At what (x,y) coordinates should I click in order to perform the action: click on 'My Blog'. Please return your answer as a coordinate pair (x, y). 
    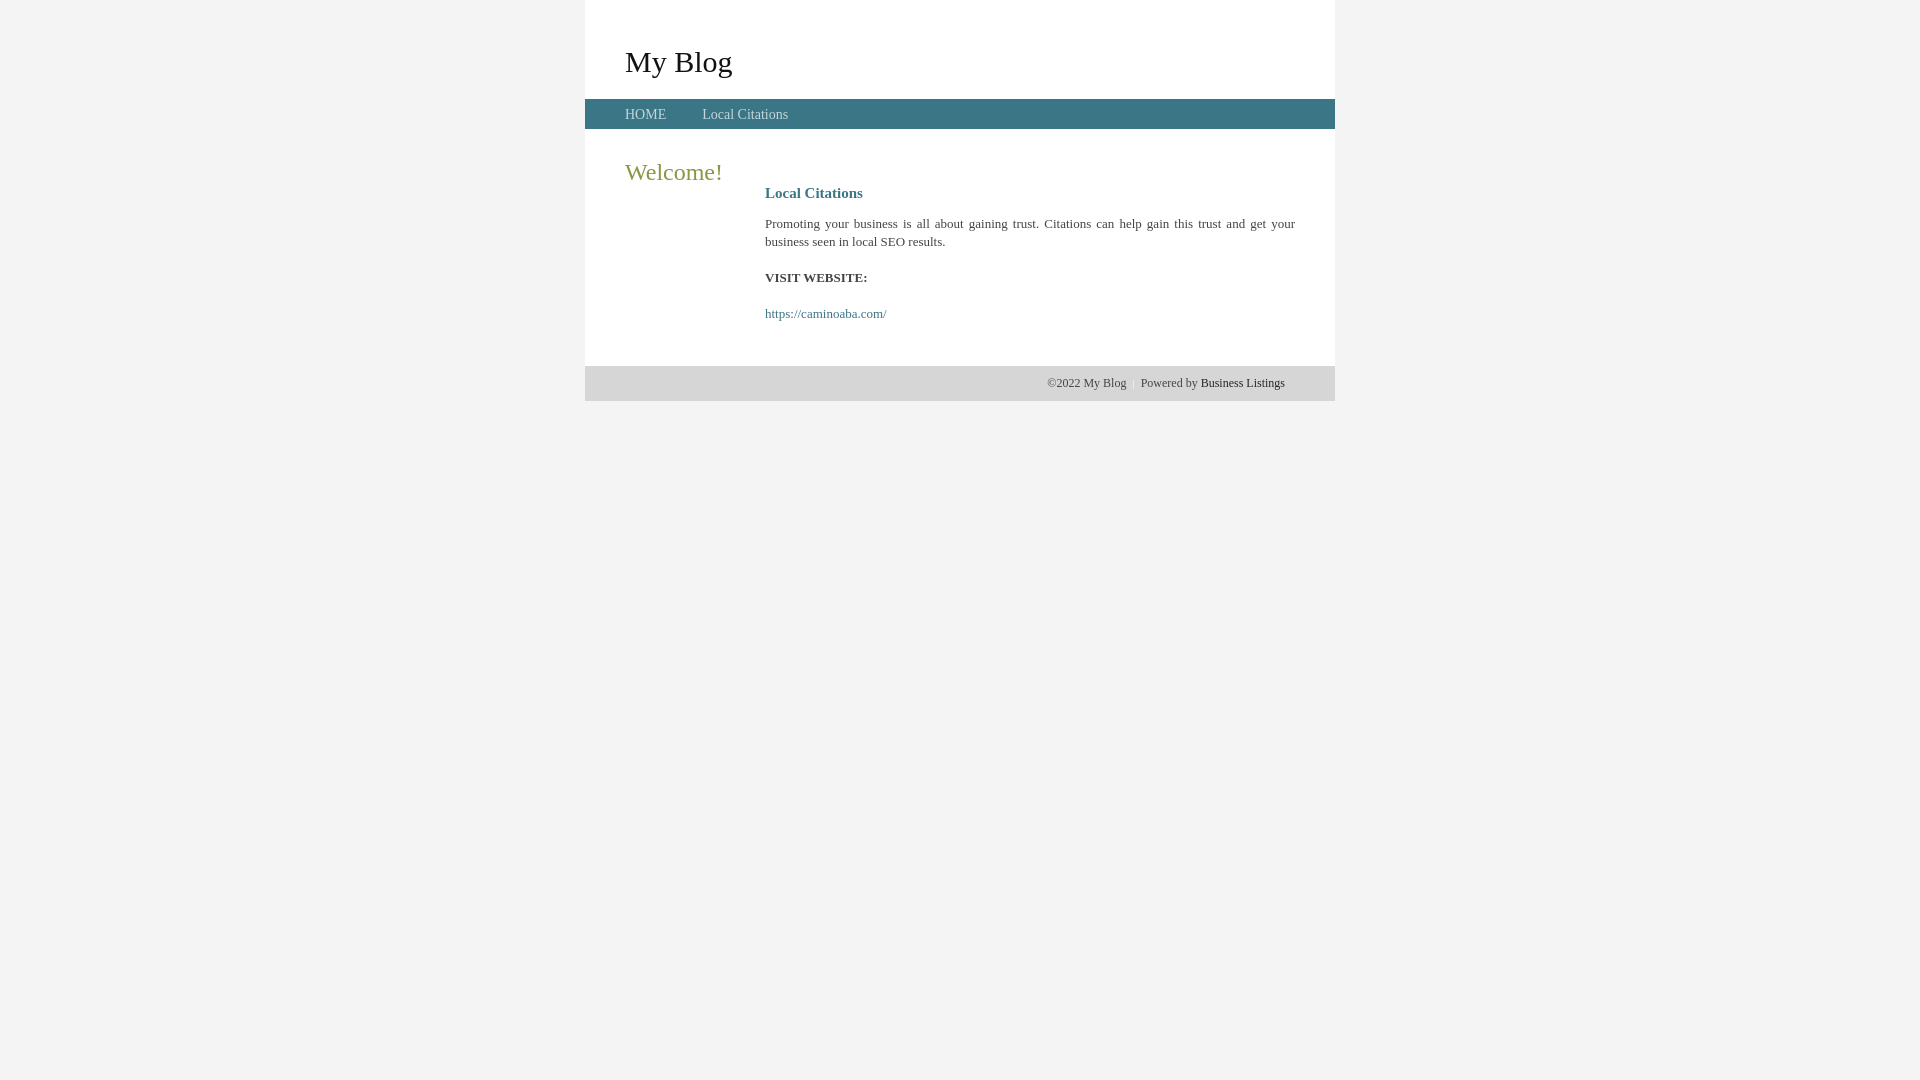
    Looking at the image, I should click on (678, 60).